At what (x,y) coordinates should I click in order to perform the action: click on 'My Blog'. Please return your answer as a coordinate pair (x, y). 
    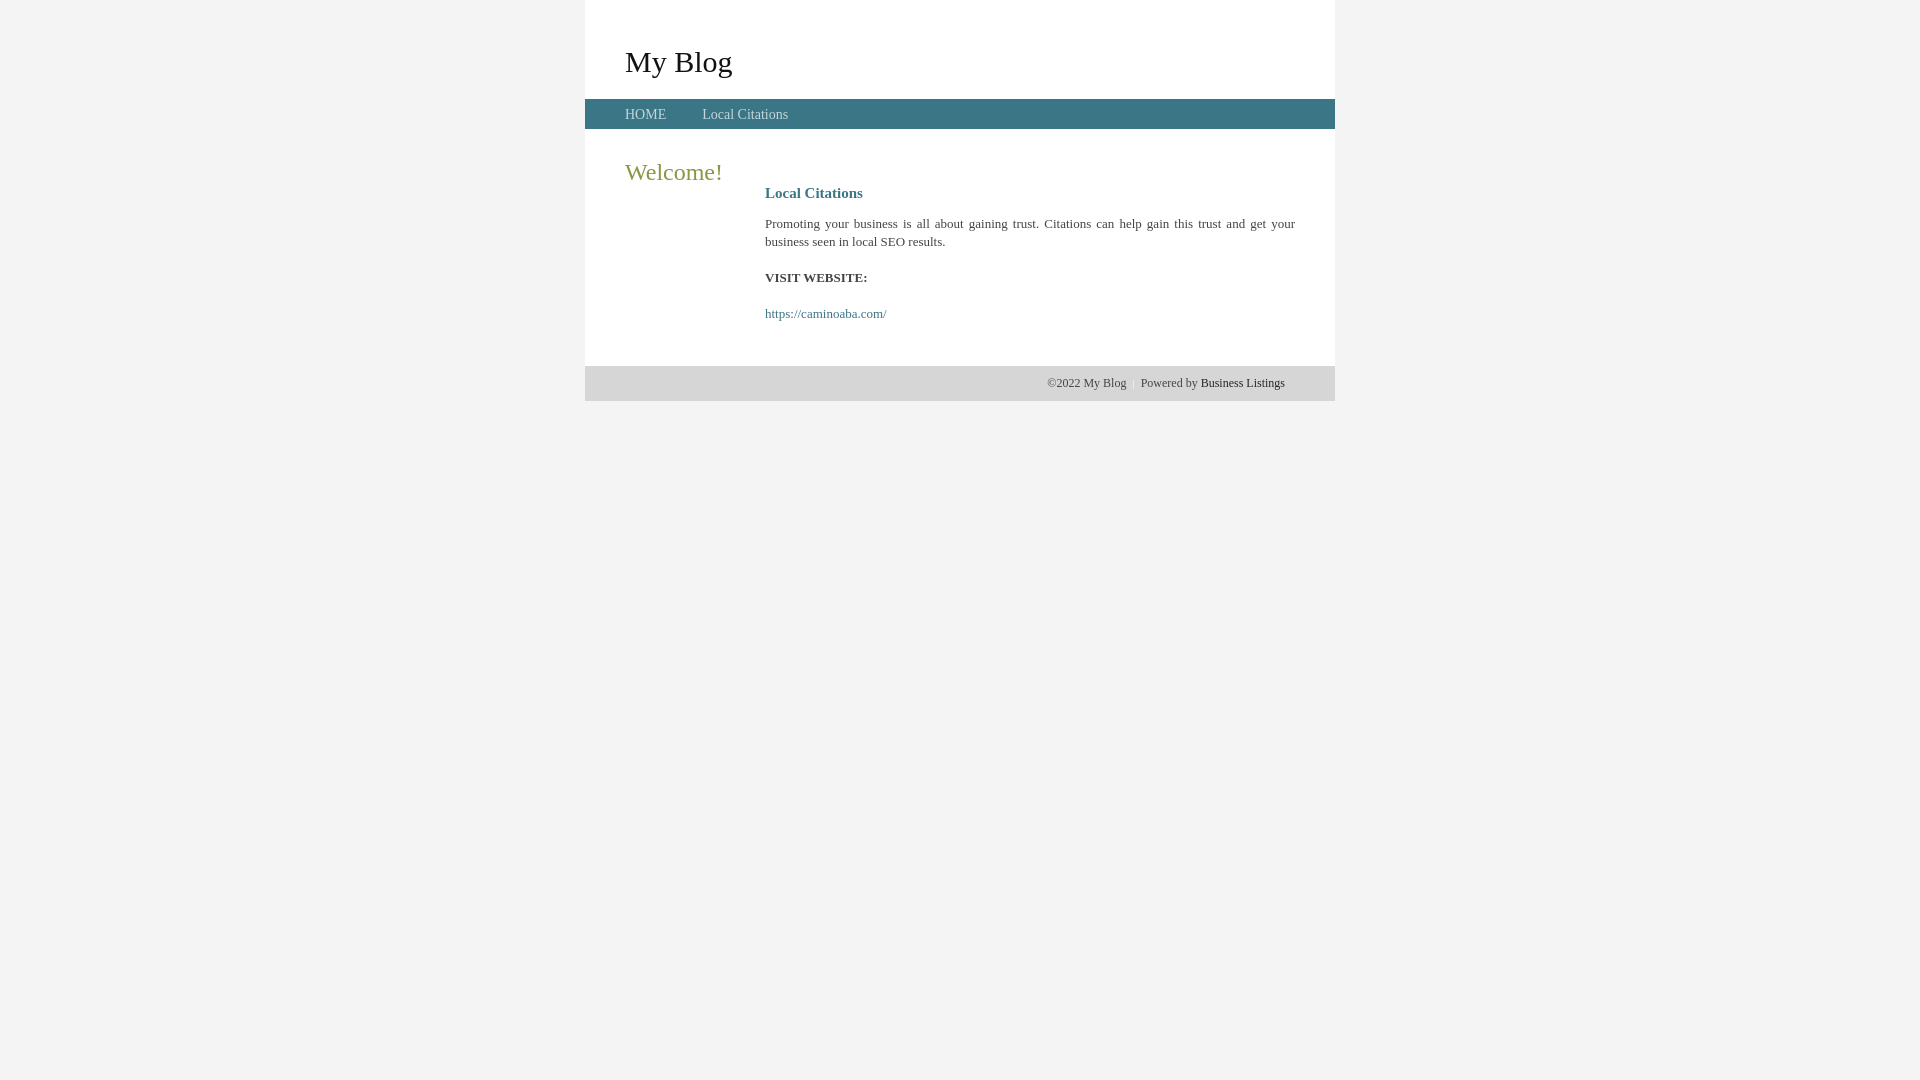
    Looking at the image, I should click on (678, 60).